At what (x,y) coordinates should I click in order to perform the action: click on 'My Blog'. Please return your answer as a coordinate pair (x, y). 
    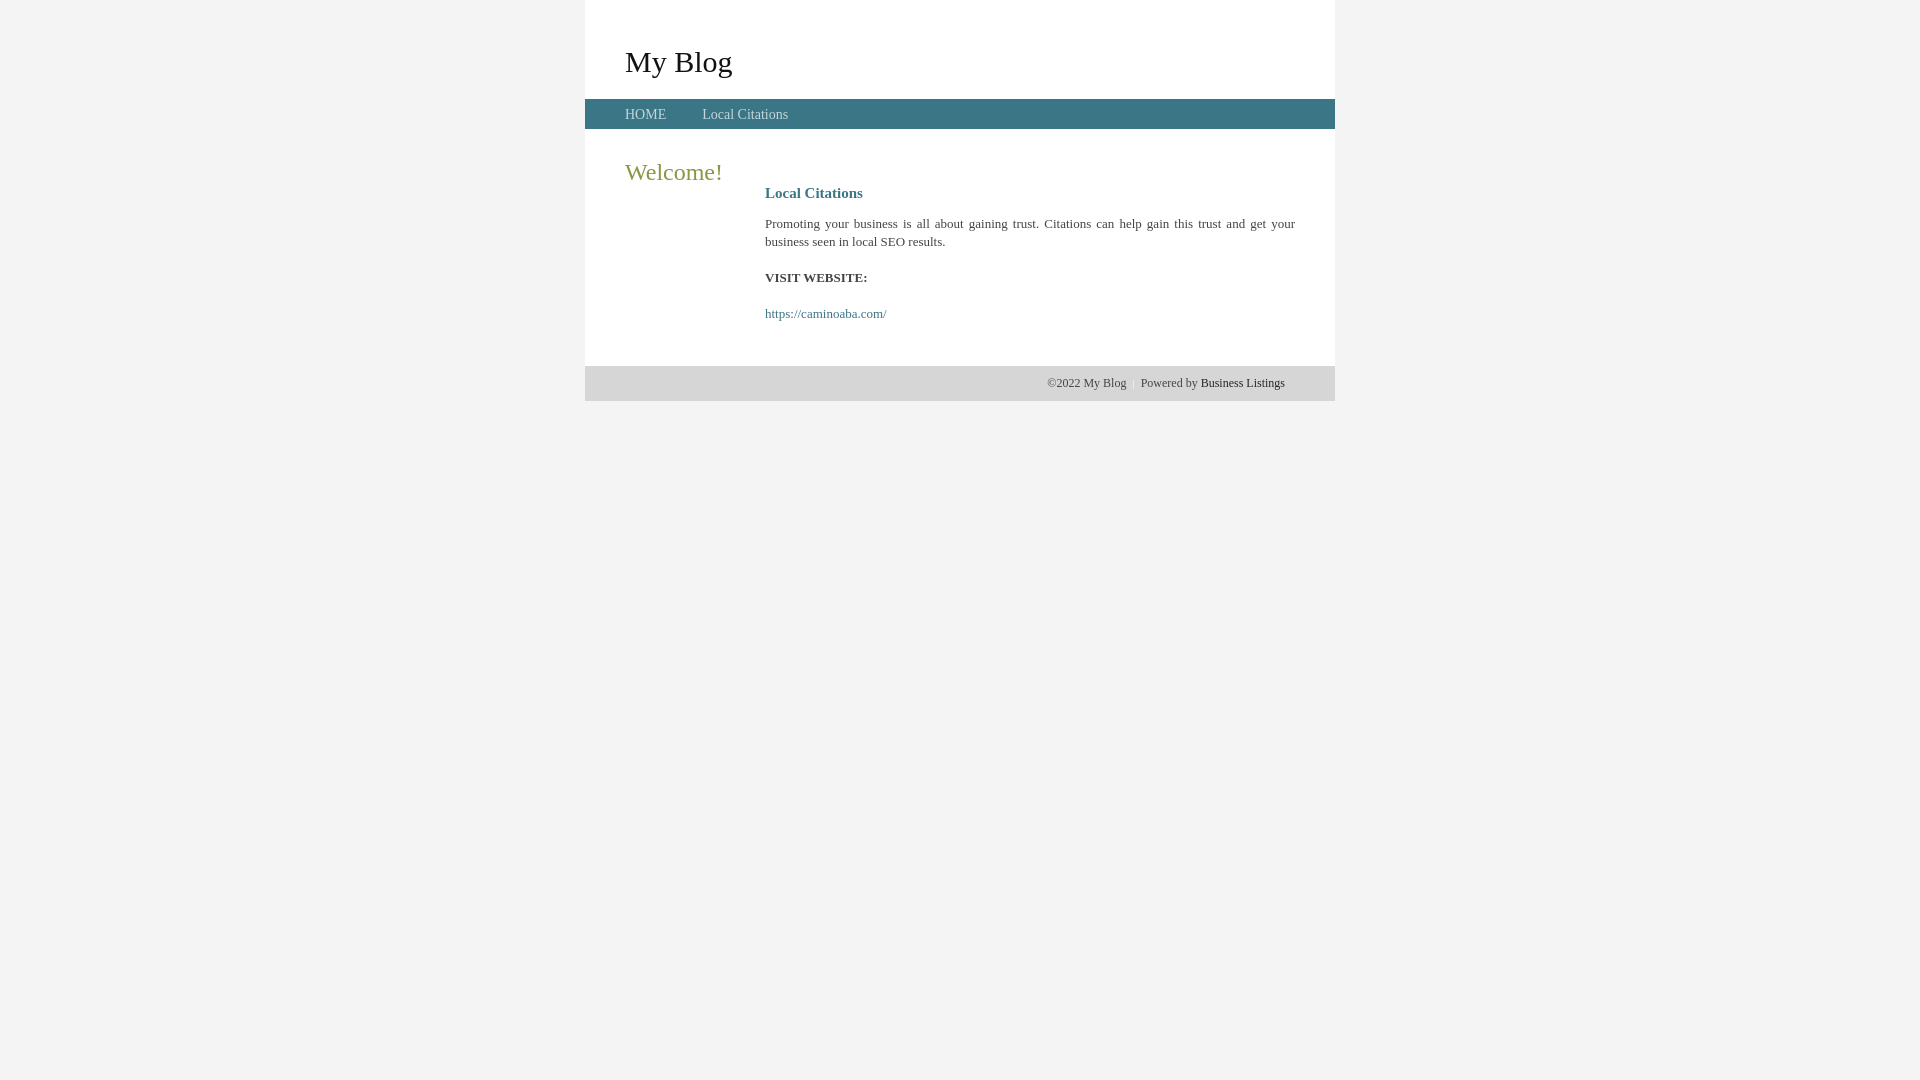
    Looking at the image, I should click on (678, 60).